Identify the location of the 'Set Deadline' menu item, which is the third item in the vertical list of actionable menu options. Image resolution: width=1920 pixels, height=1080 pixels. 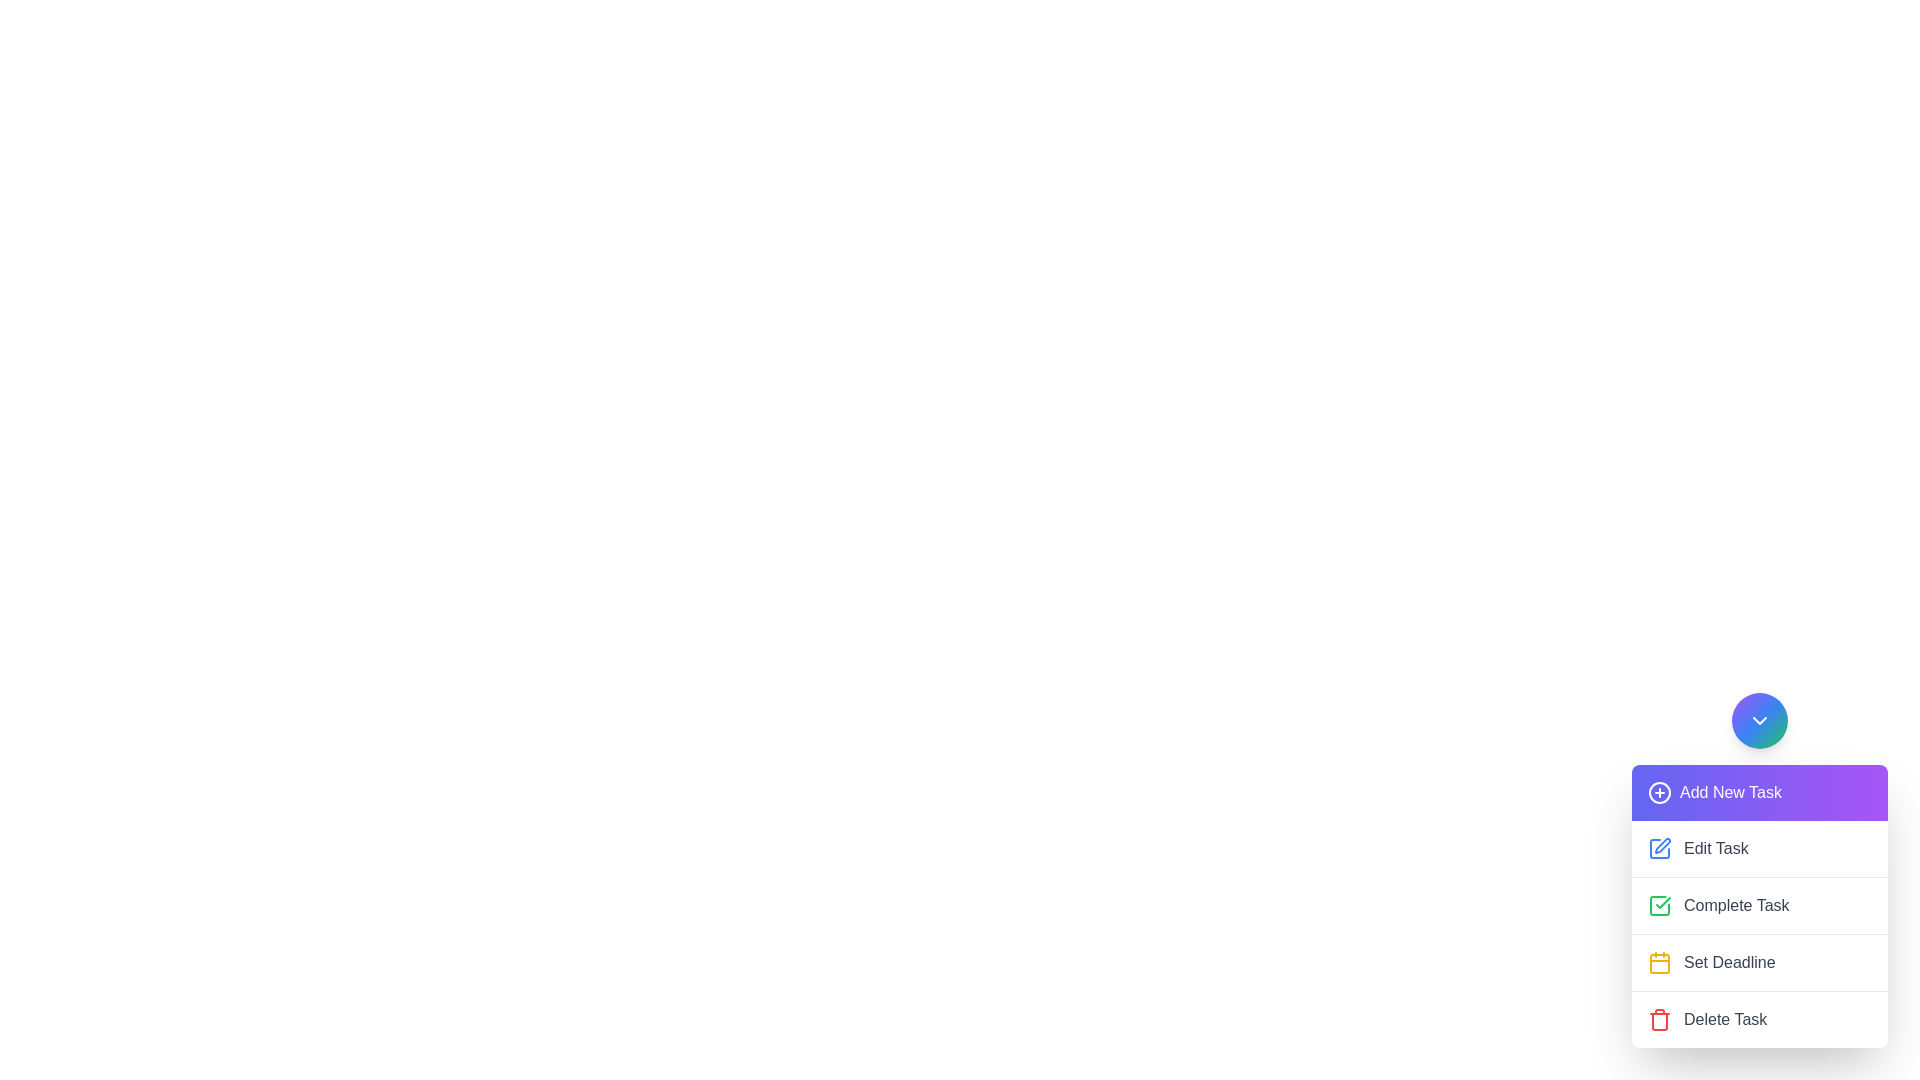
(1760, 960).